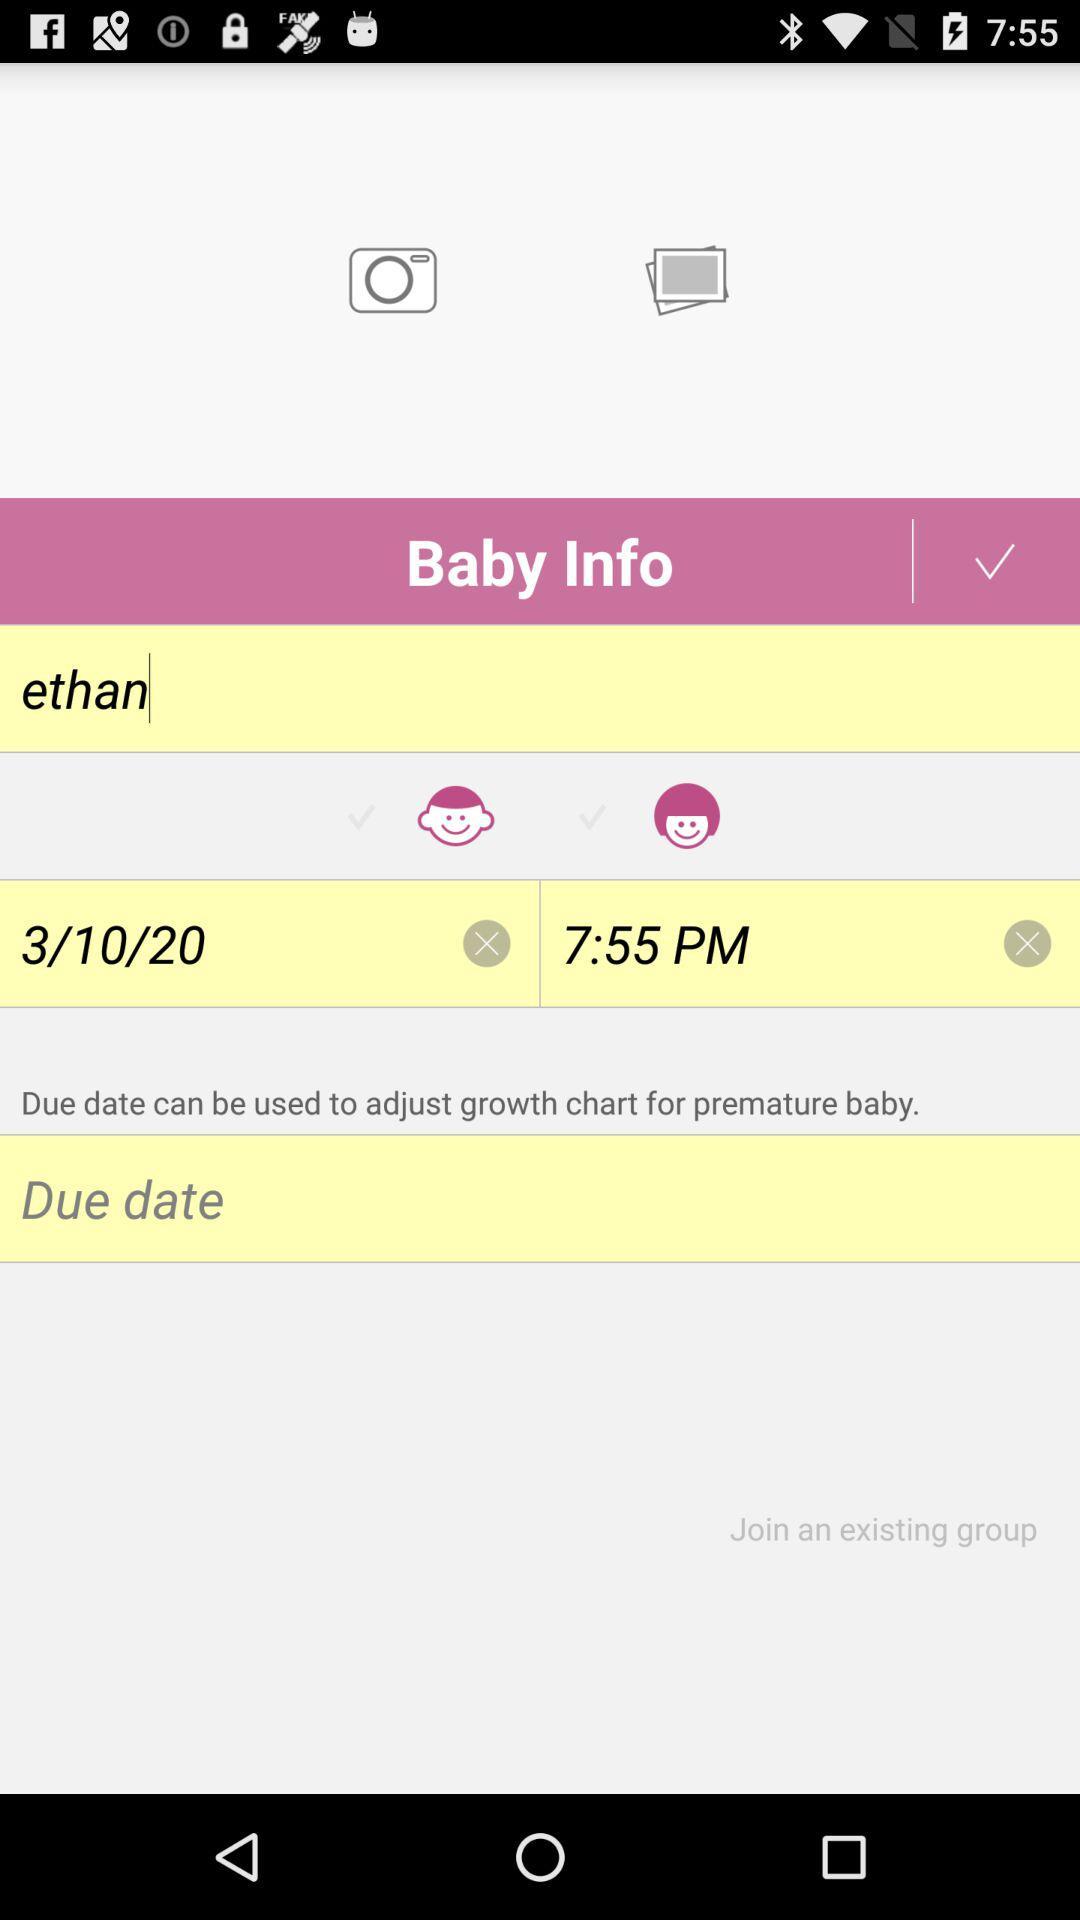 The image size is (1080, 1920). Describe the element at coordinates (486, 1009) in the screenshot. I see `the close icon` at that location.